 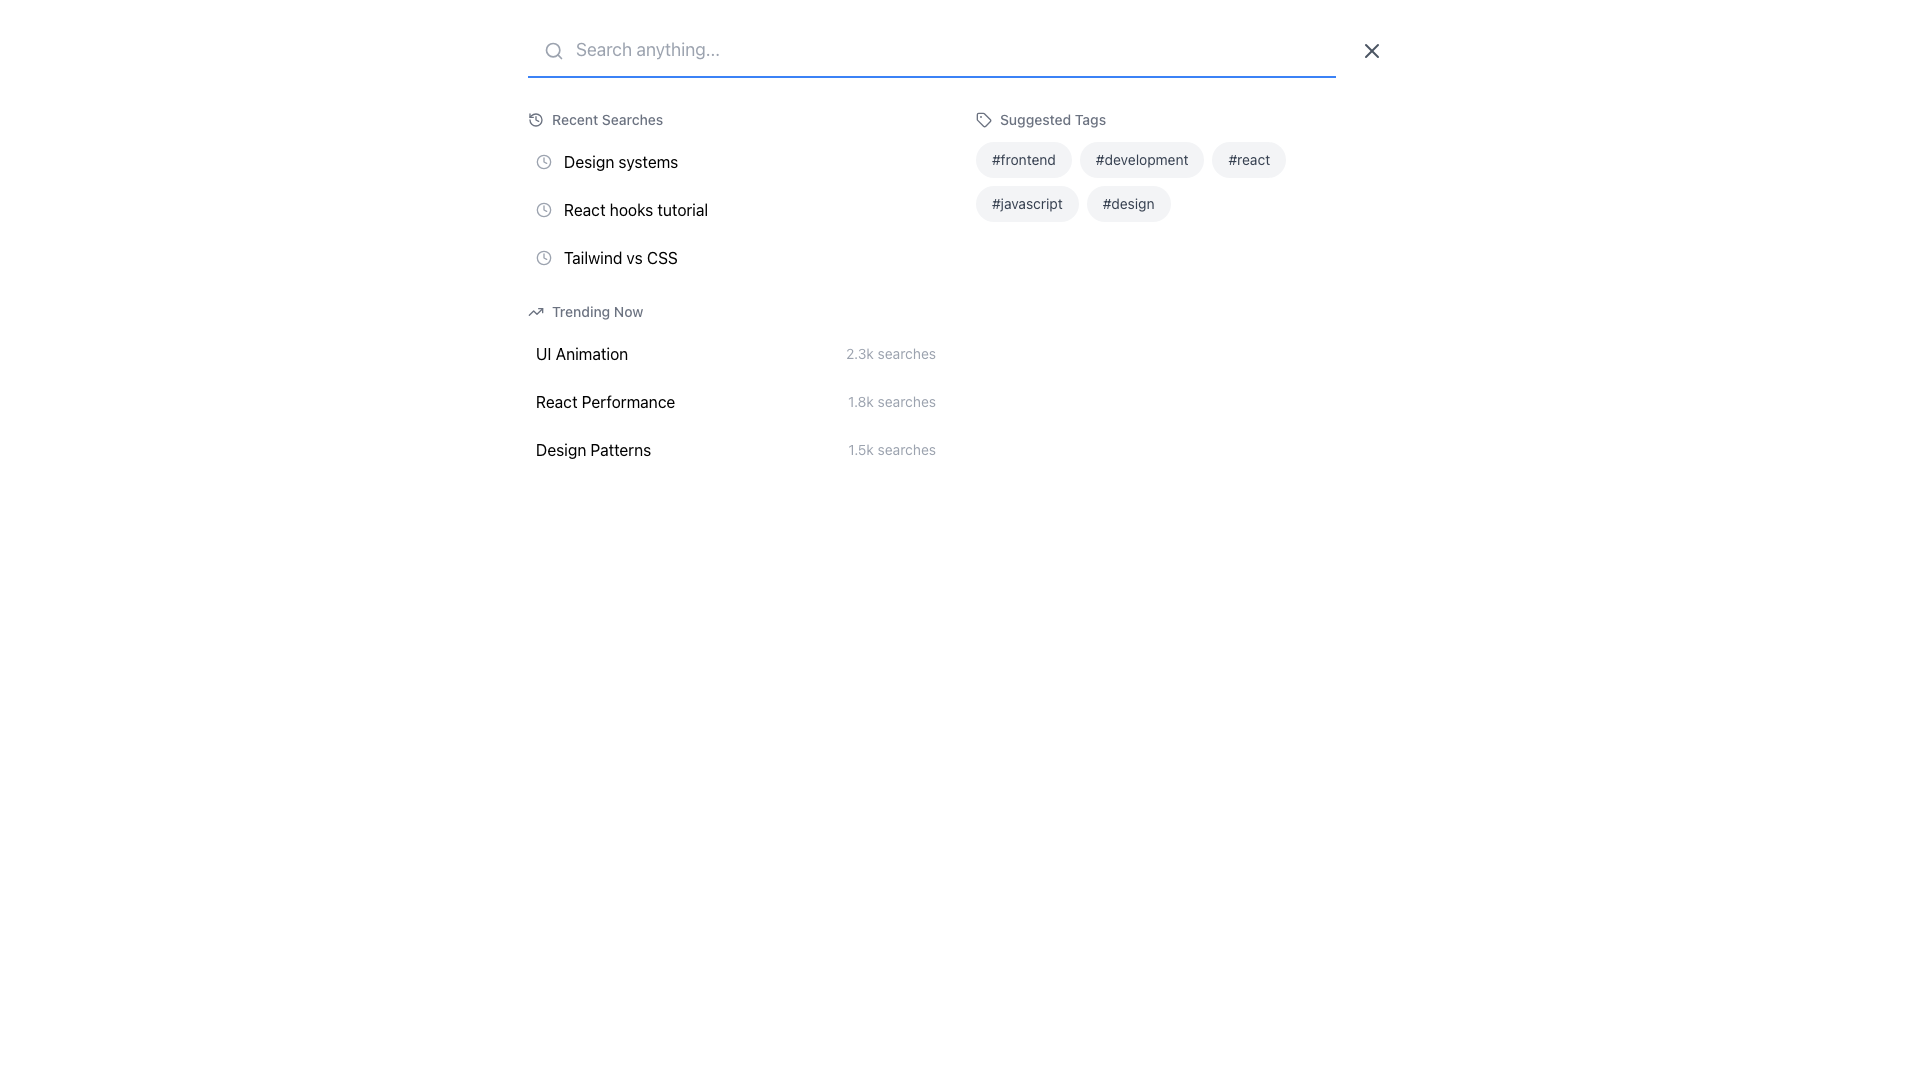 What do you see at coordinates (543, 209) in the screenshot?
I see `the SVG circle element that serves as the base of the clock icon in the 'Recent Searches' section, located to the left of the text 'Design systems.'` at bounding box center [543, 209].